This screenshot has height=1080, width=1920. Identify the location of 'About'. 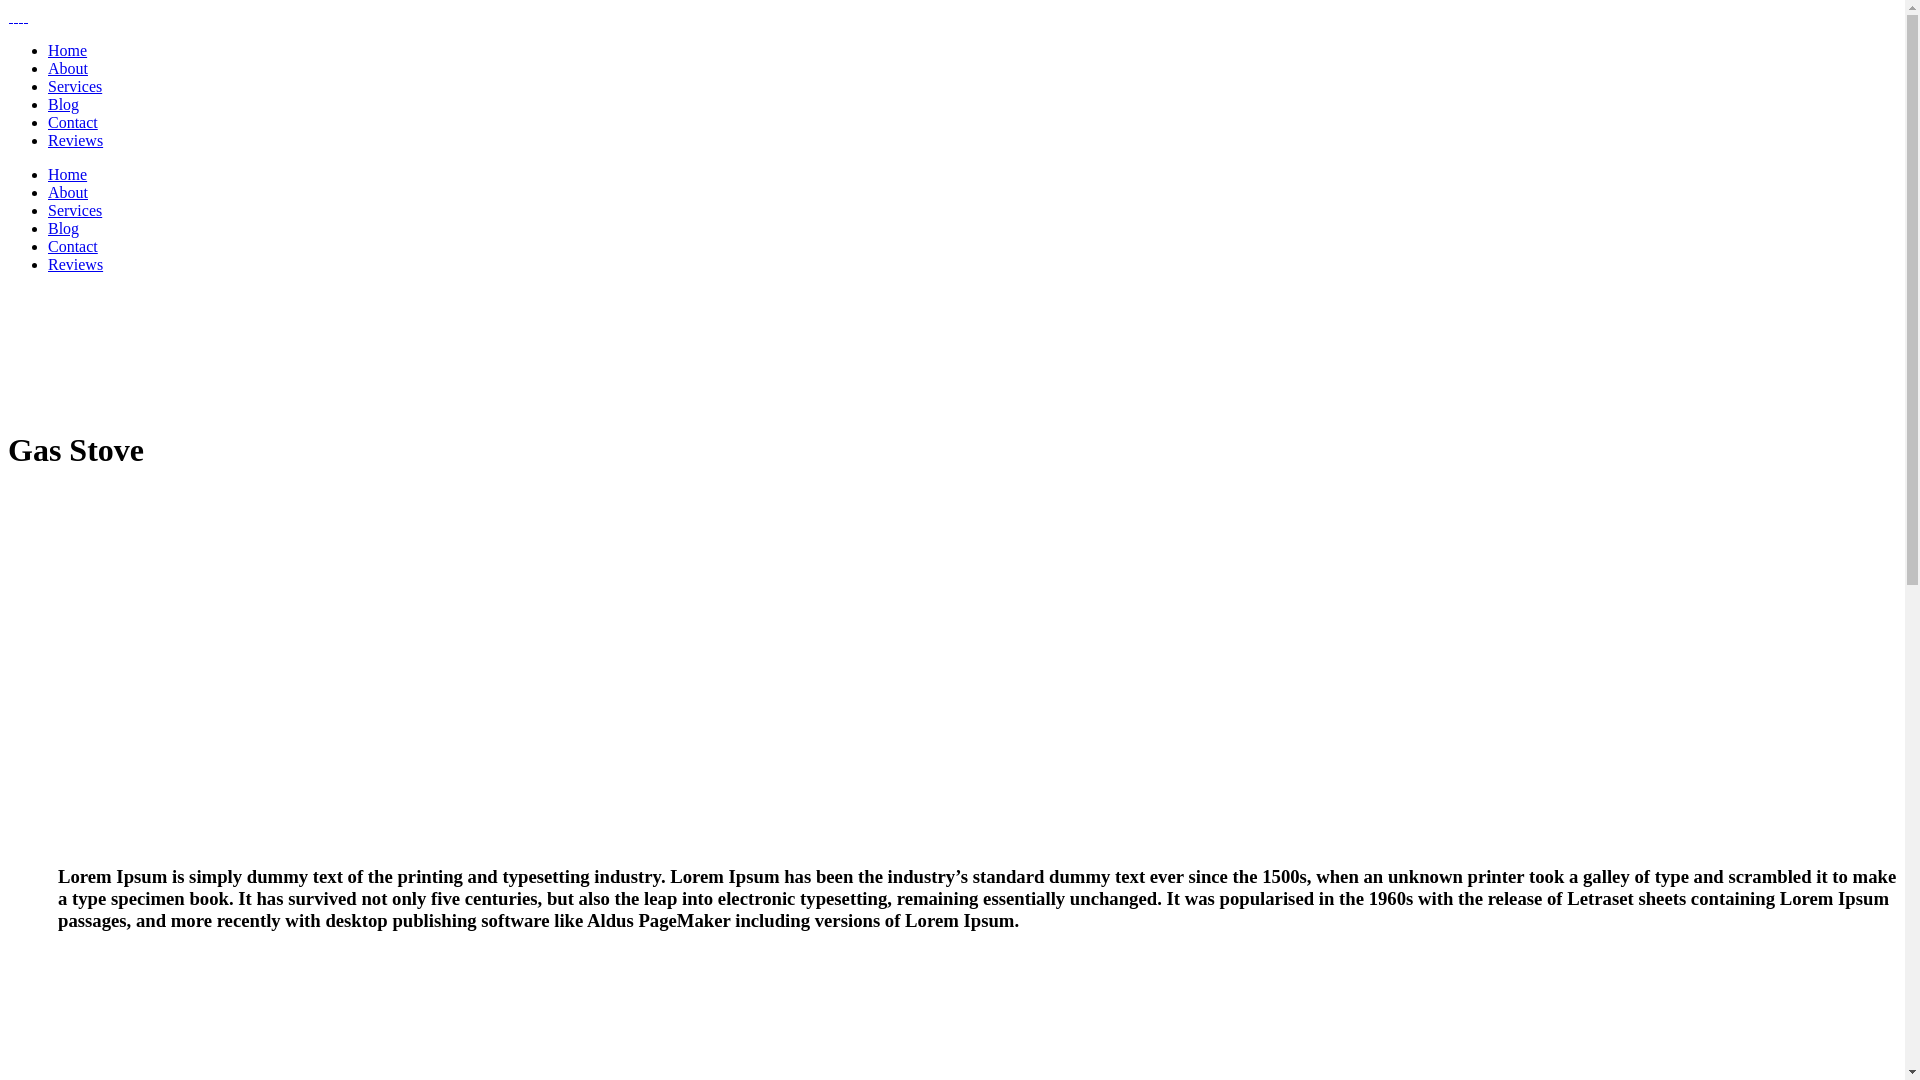
(67, 67).